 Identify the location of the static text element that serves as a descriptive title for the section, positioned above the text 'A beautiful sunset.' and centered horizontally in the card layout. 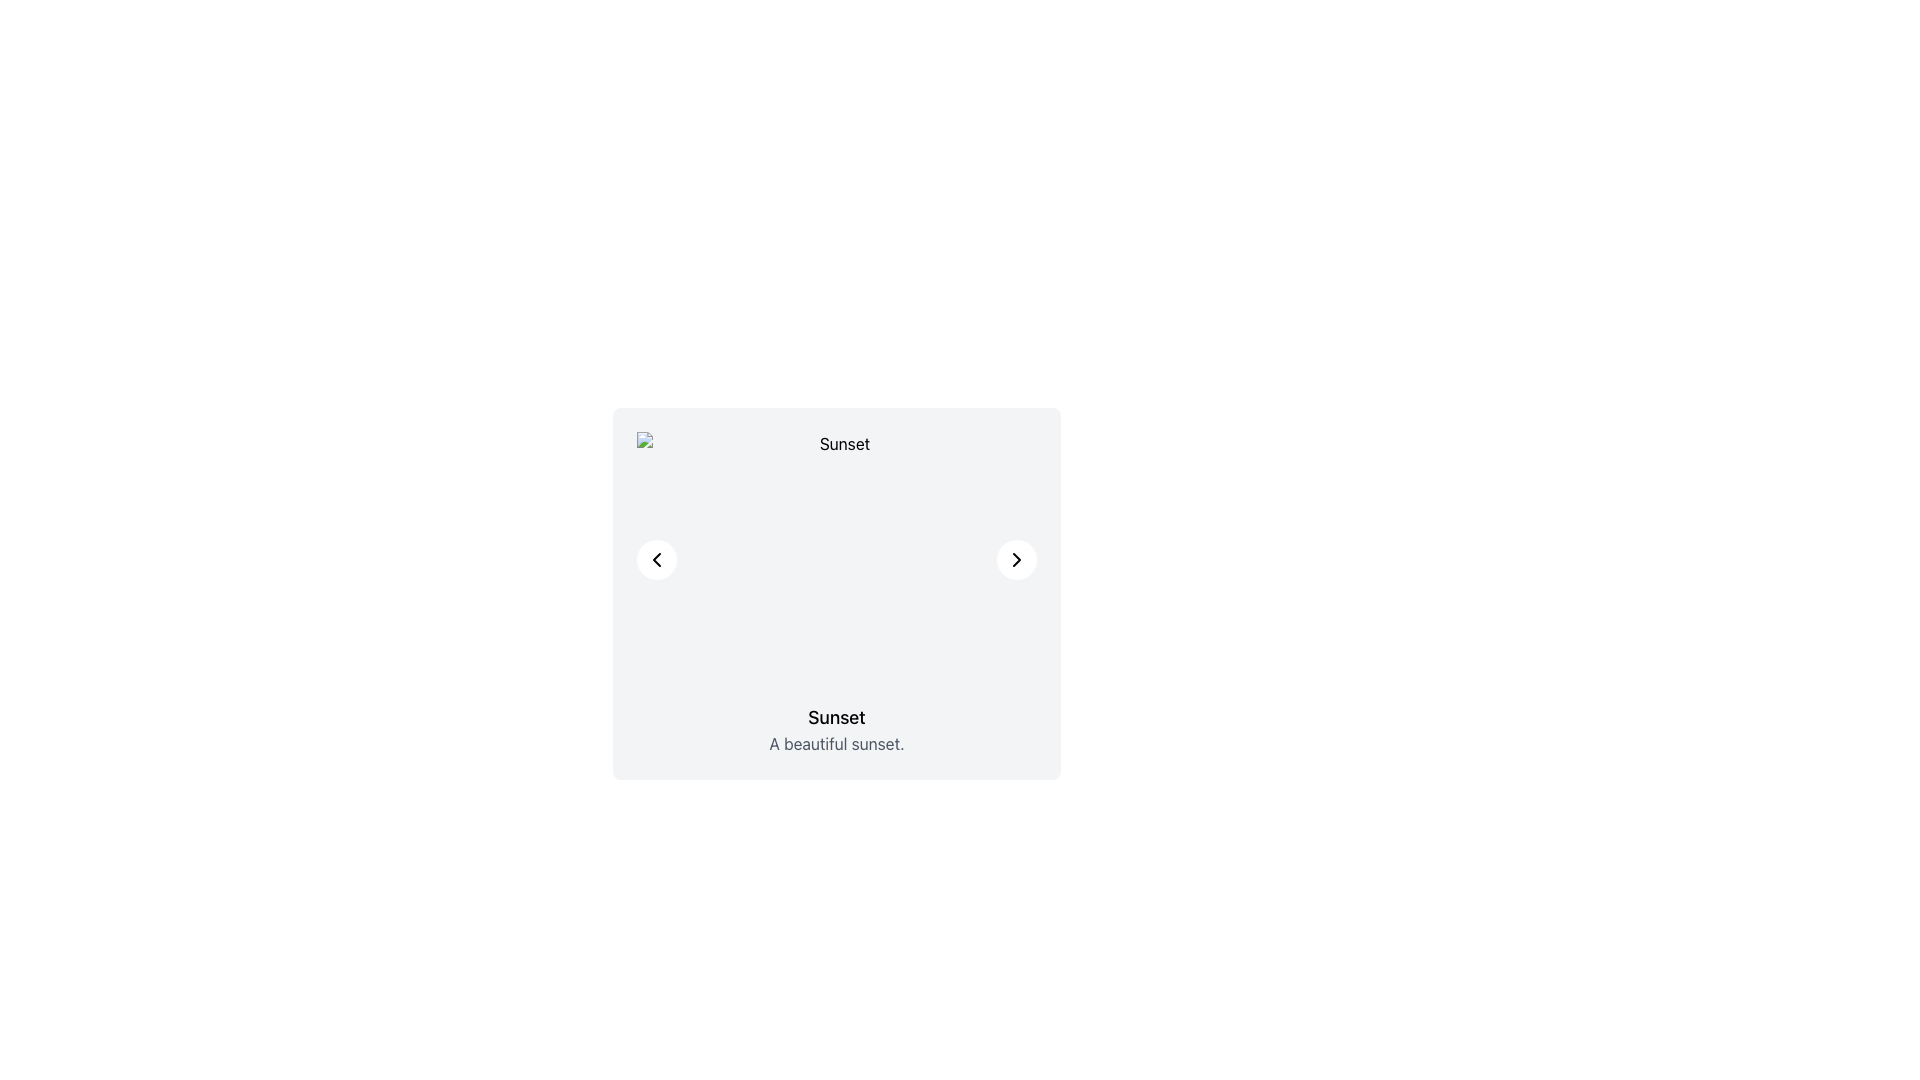
(836, 716).